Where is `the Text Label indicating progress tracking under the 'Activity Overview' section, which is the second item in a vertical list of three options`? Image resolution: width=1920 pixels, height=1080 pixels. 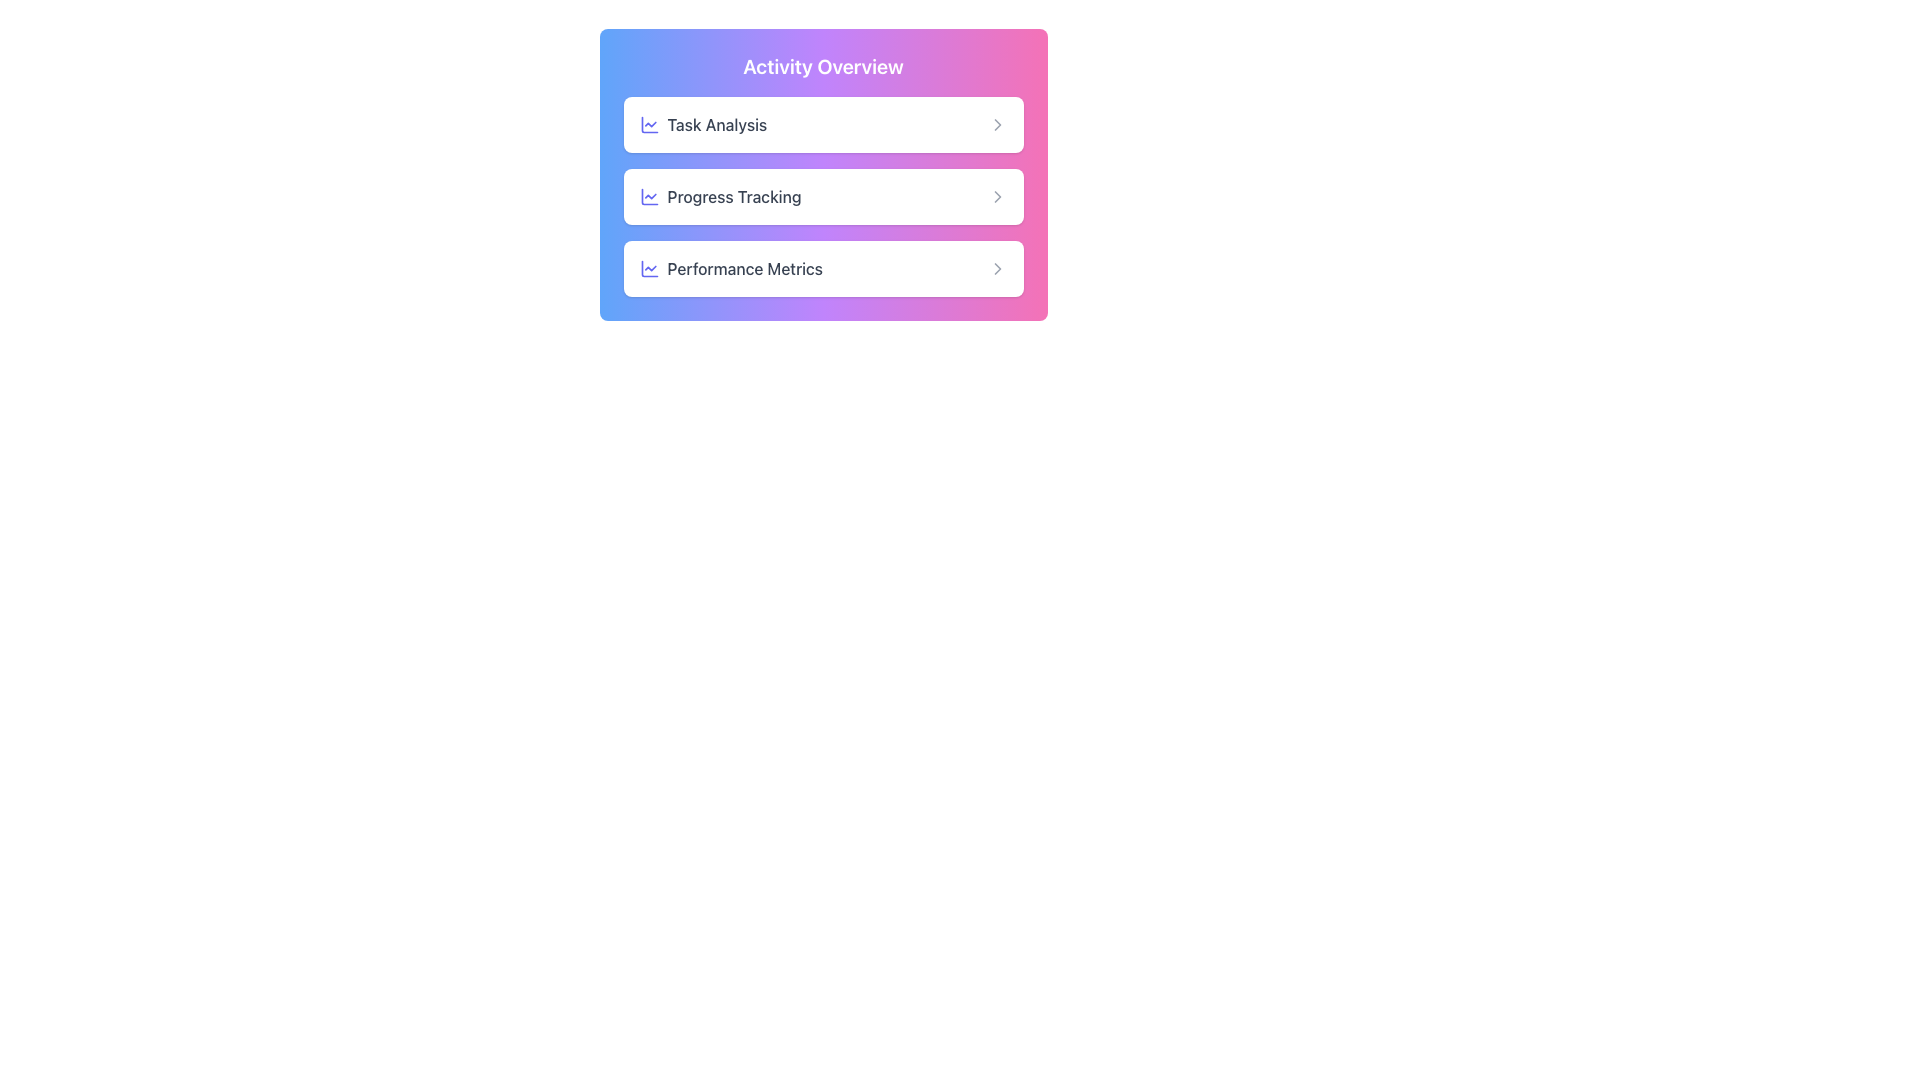
the Text Label indicating progress tracking under the 'Activity Overview' section, which is the second item in a vertical list of three options is located at coordinates (720, 196).